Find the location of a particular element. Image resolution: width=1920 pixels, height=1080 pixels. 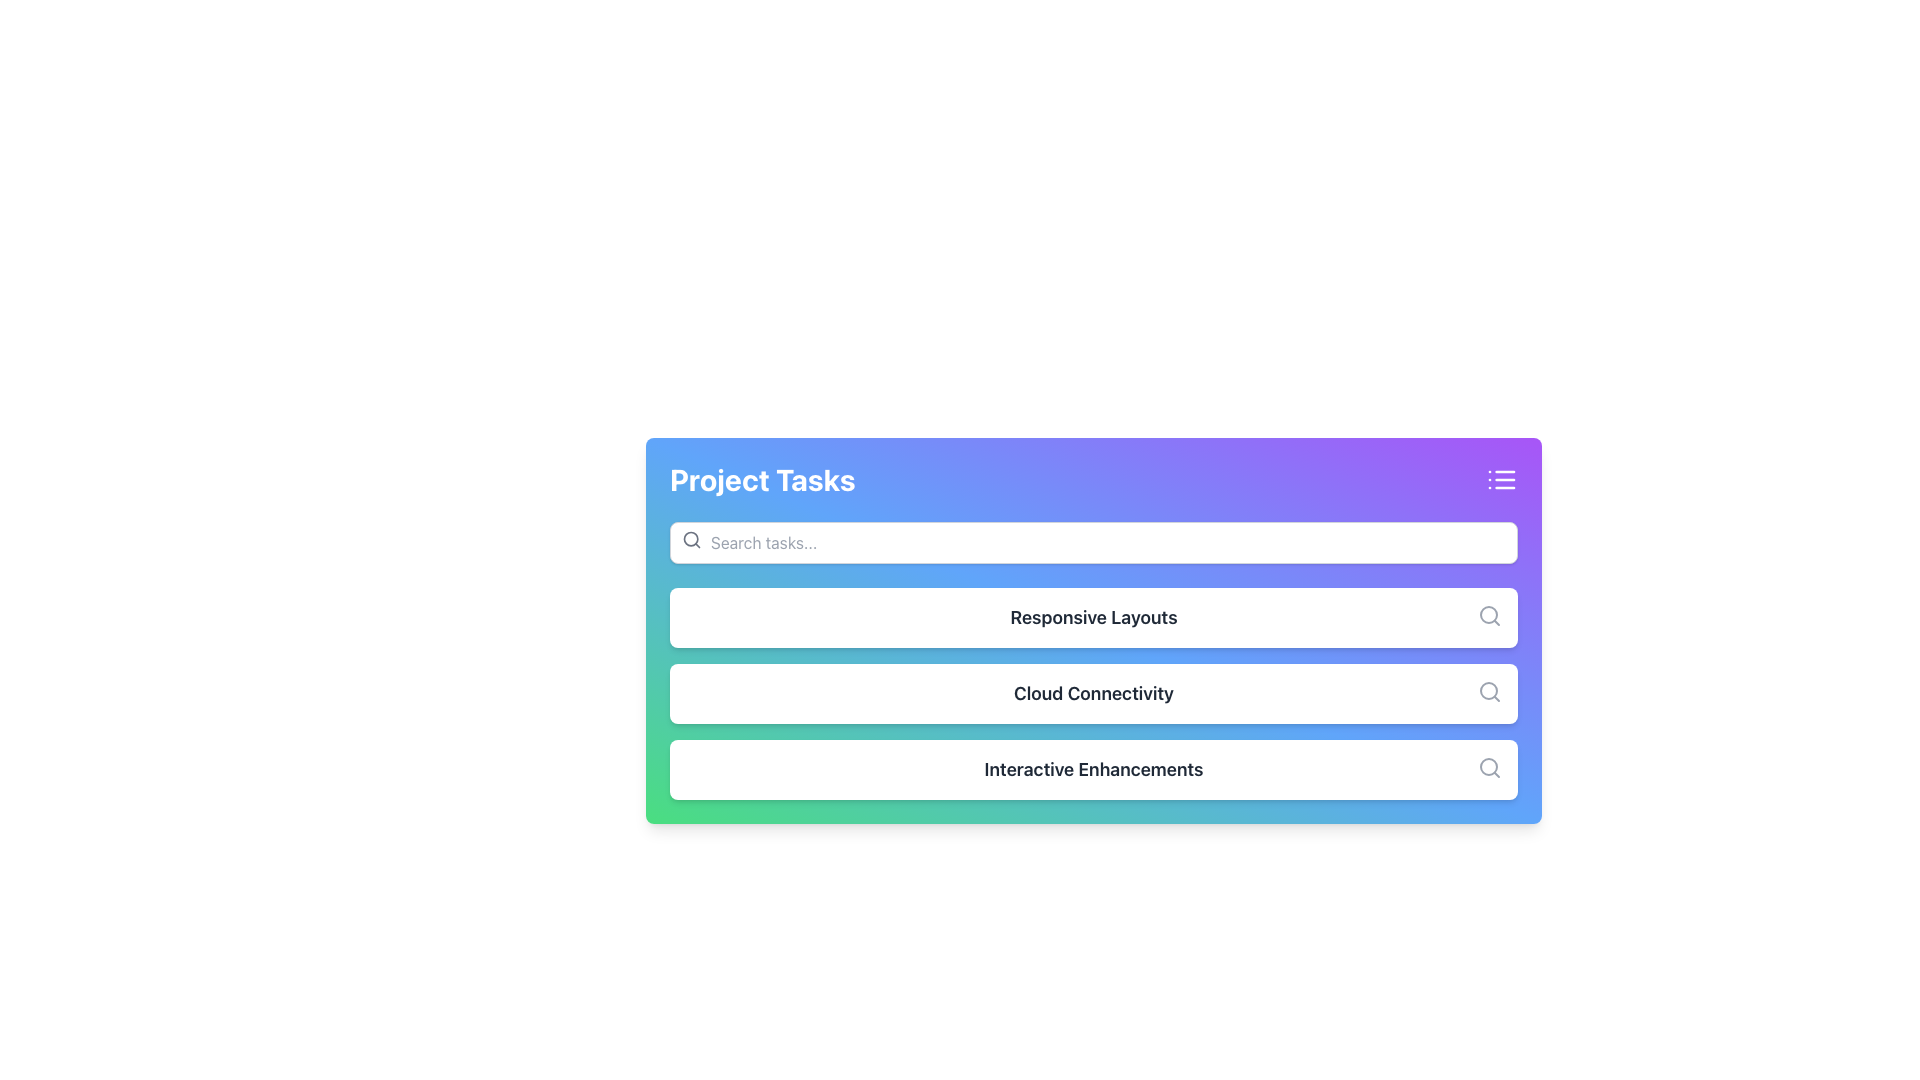

the central circular part of the search icon located on the right side of the 'Responsive Layouts' task entry is located at coordinates (1488, 613).